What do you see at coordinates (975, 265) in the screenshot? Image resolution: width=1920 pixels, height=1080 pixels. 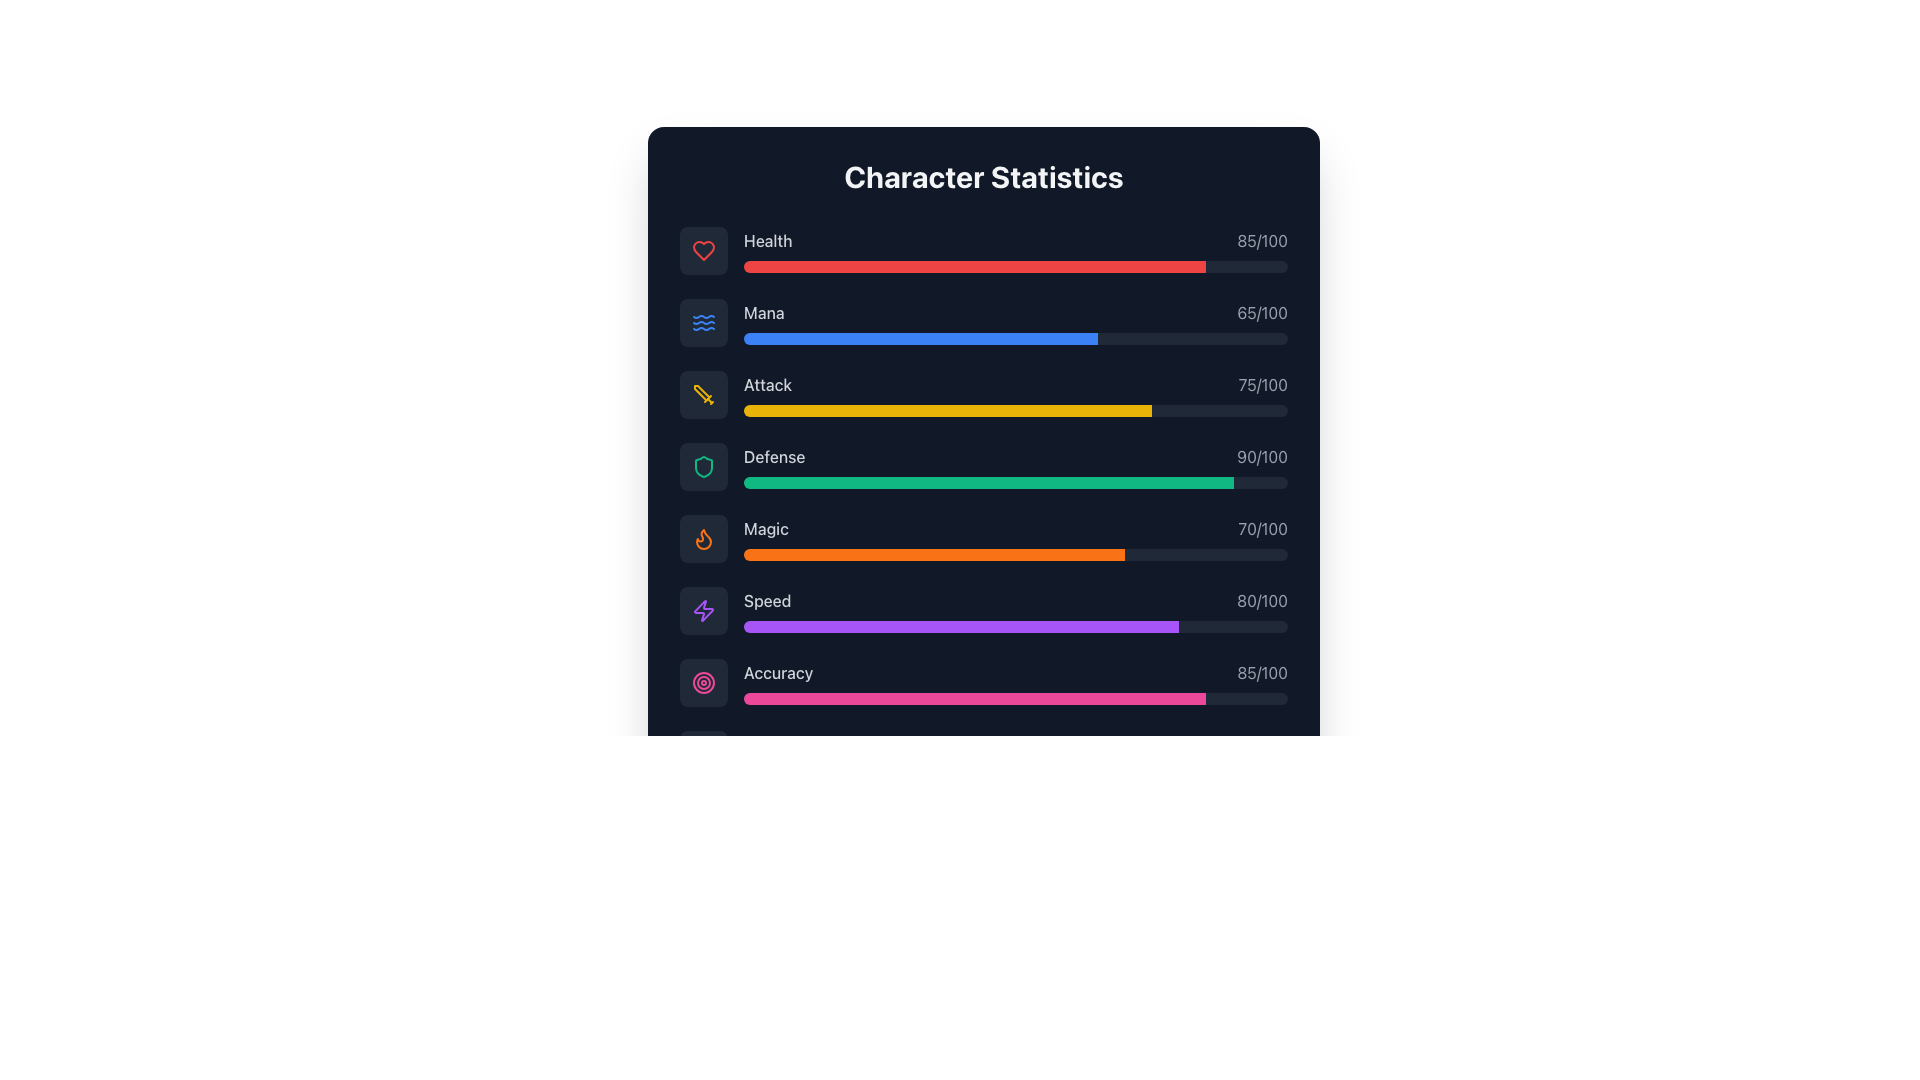 I see `the Progress bar indicating the 'Health' statistic, which is 85% filled and located in the first row of the statistics list` at bounding box center [975, 265].